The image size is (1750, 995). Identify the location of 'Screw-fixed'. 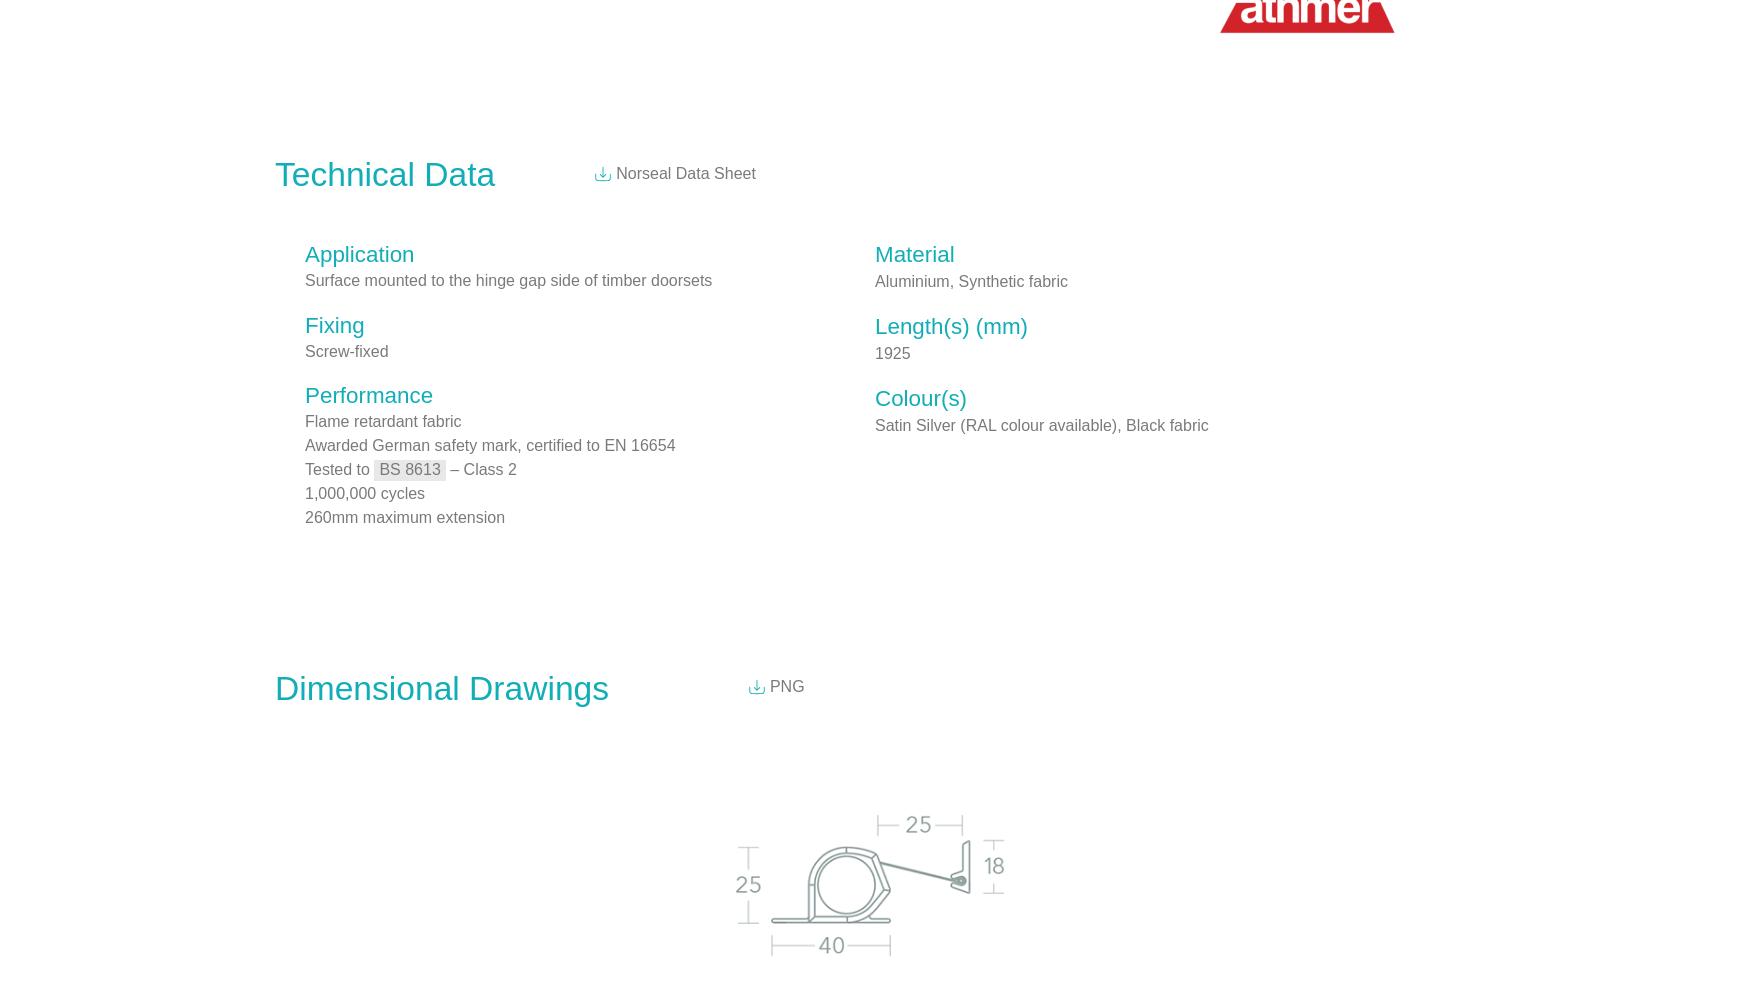
(346, 349).